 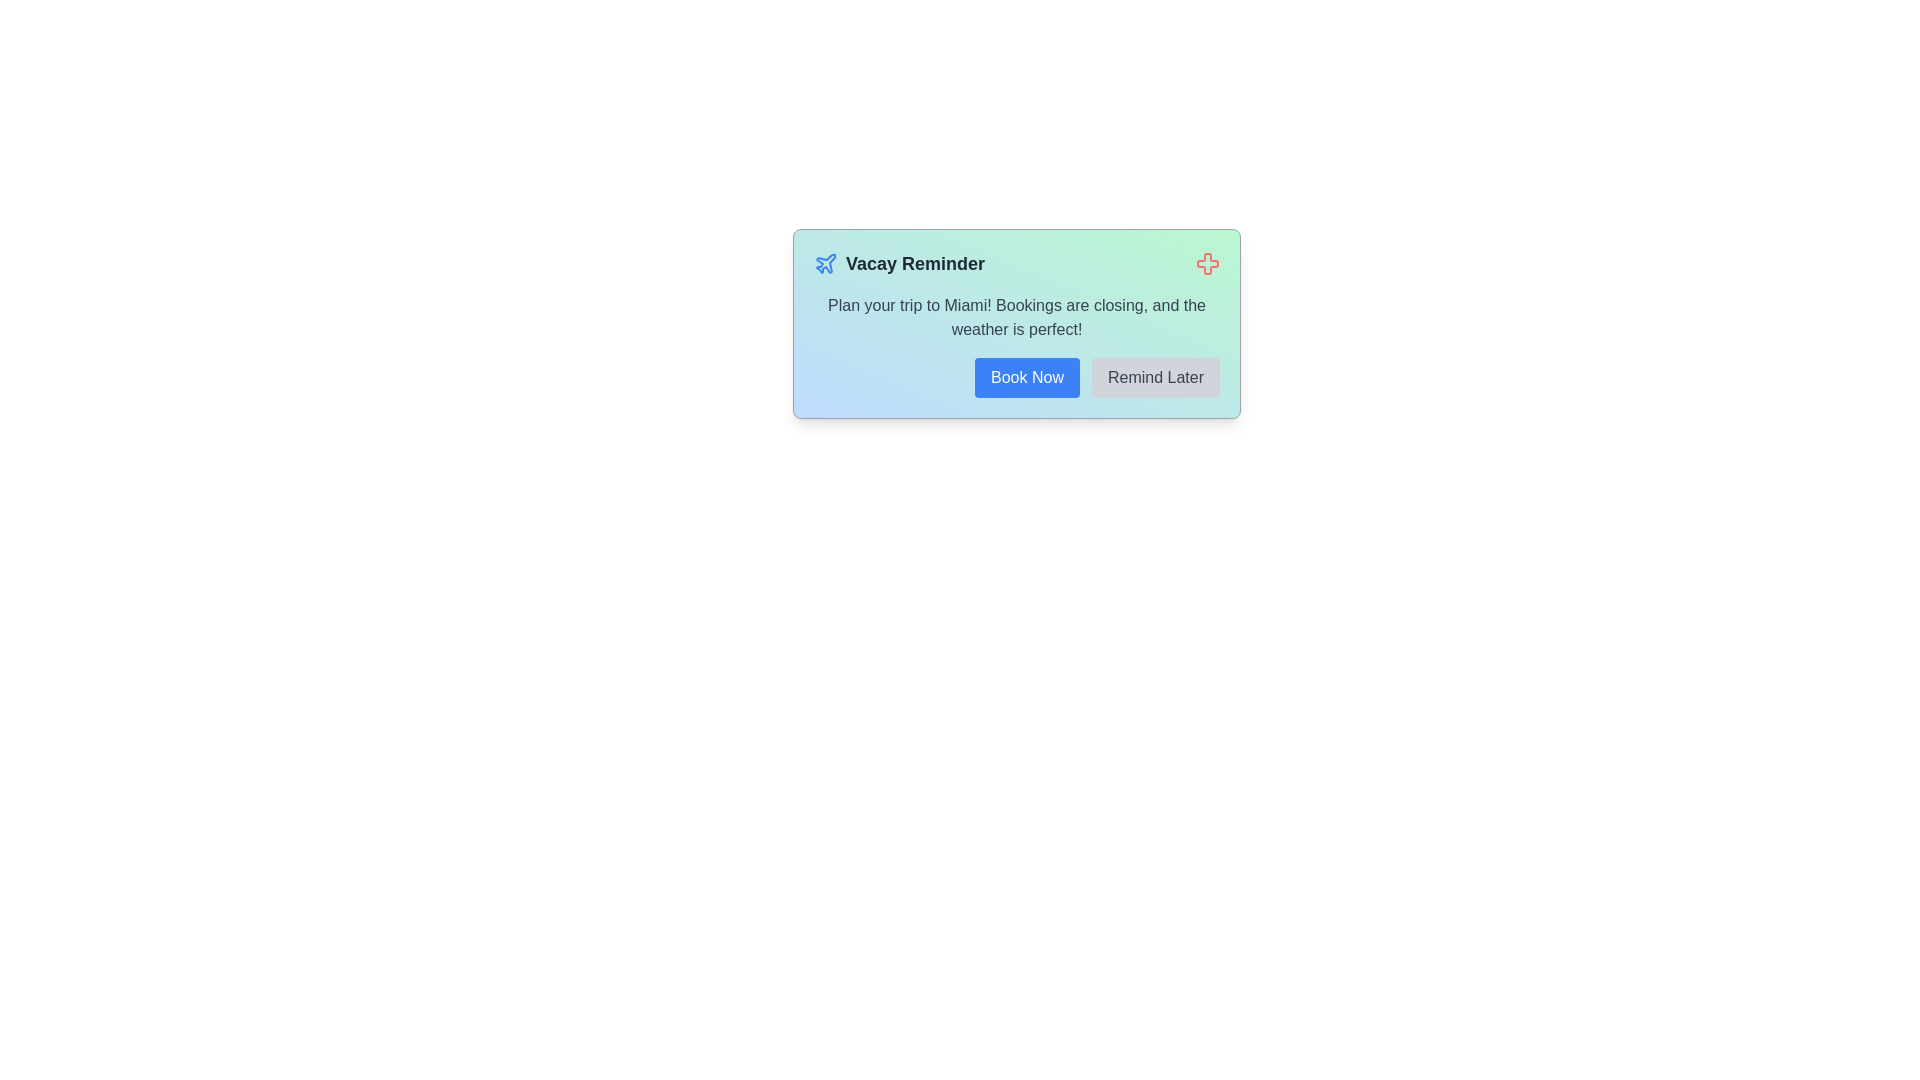 What do you see at coordinates (1156, 378) in the screenshot?
I see `the 'Remind Later' button, which is a light gray button with black text located at the bottom right corner of the notification card` at bounding box center [1156, 378].